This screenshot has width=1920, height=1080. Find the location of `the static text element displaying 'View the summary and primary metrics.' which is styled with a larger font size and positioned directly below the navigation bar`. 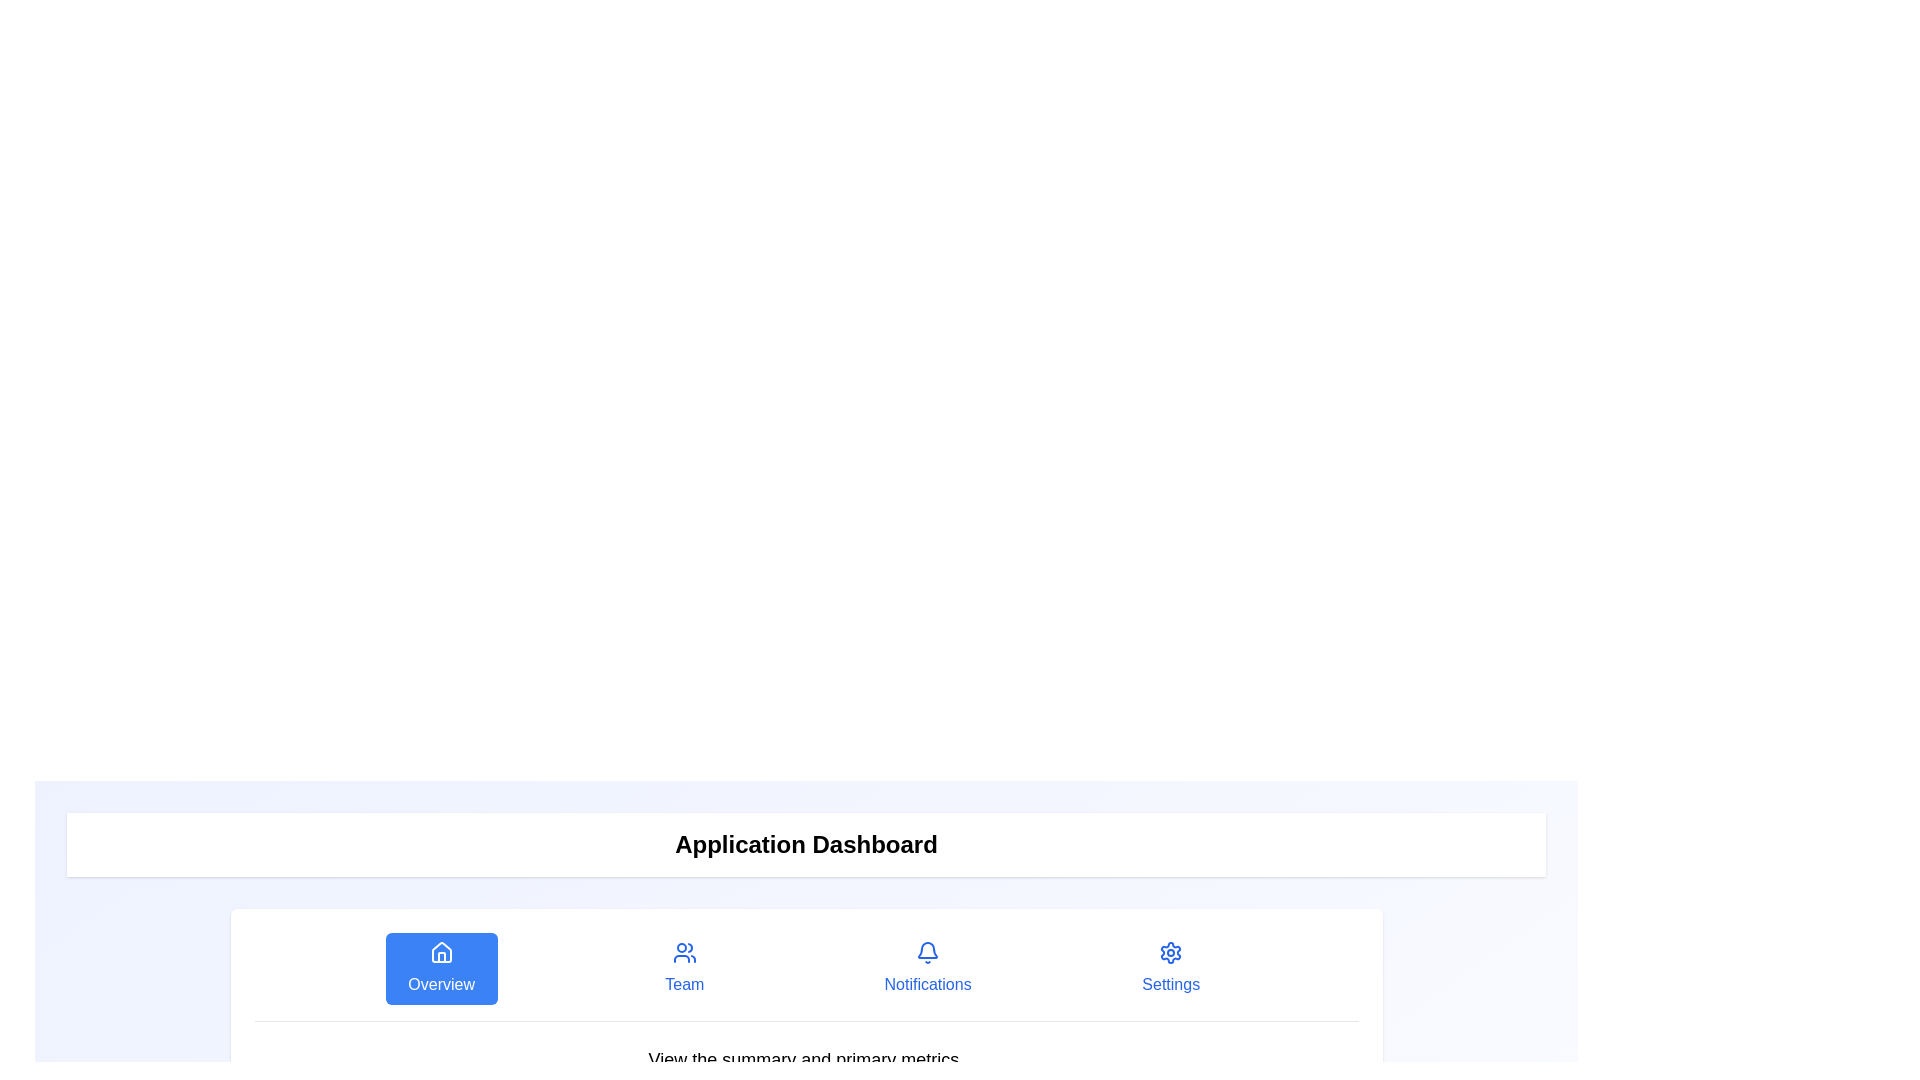

the static text element displaying 'View the summary and primary metrics.' which is styled with a larger font size and positioned directly below the navigation bar is located at coordinates (806, 1059).